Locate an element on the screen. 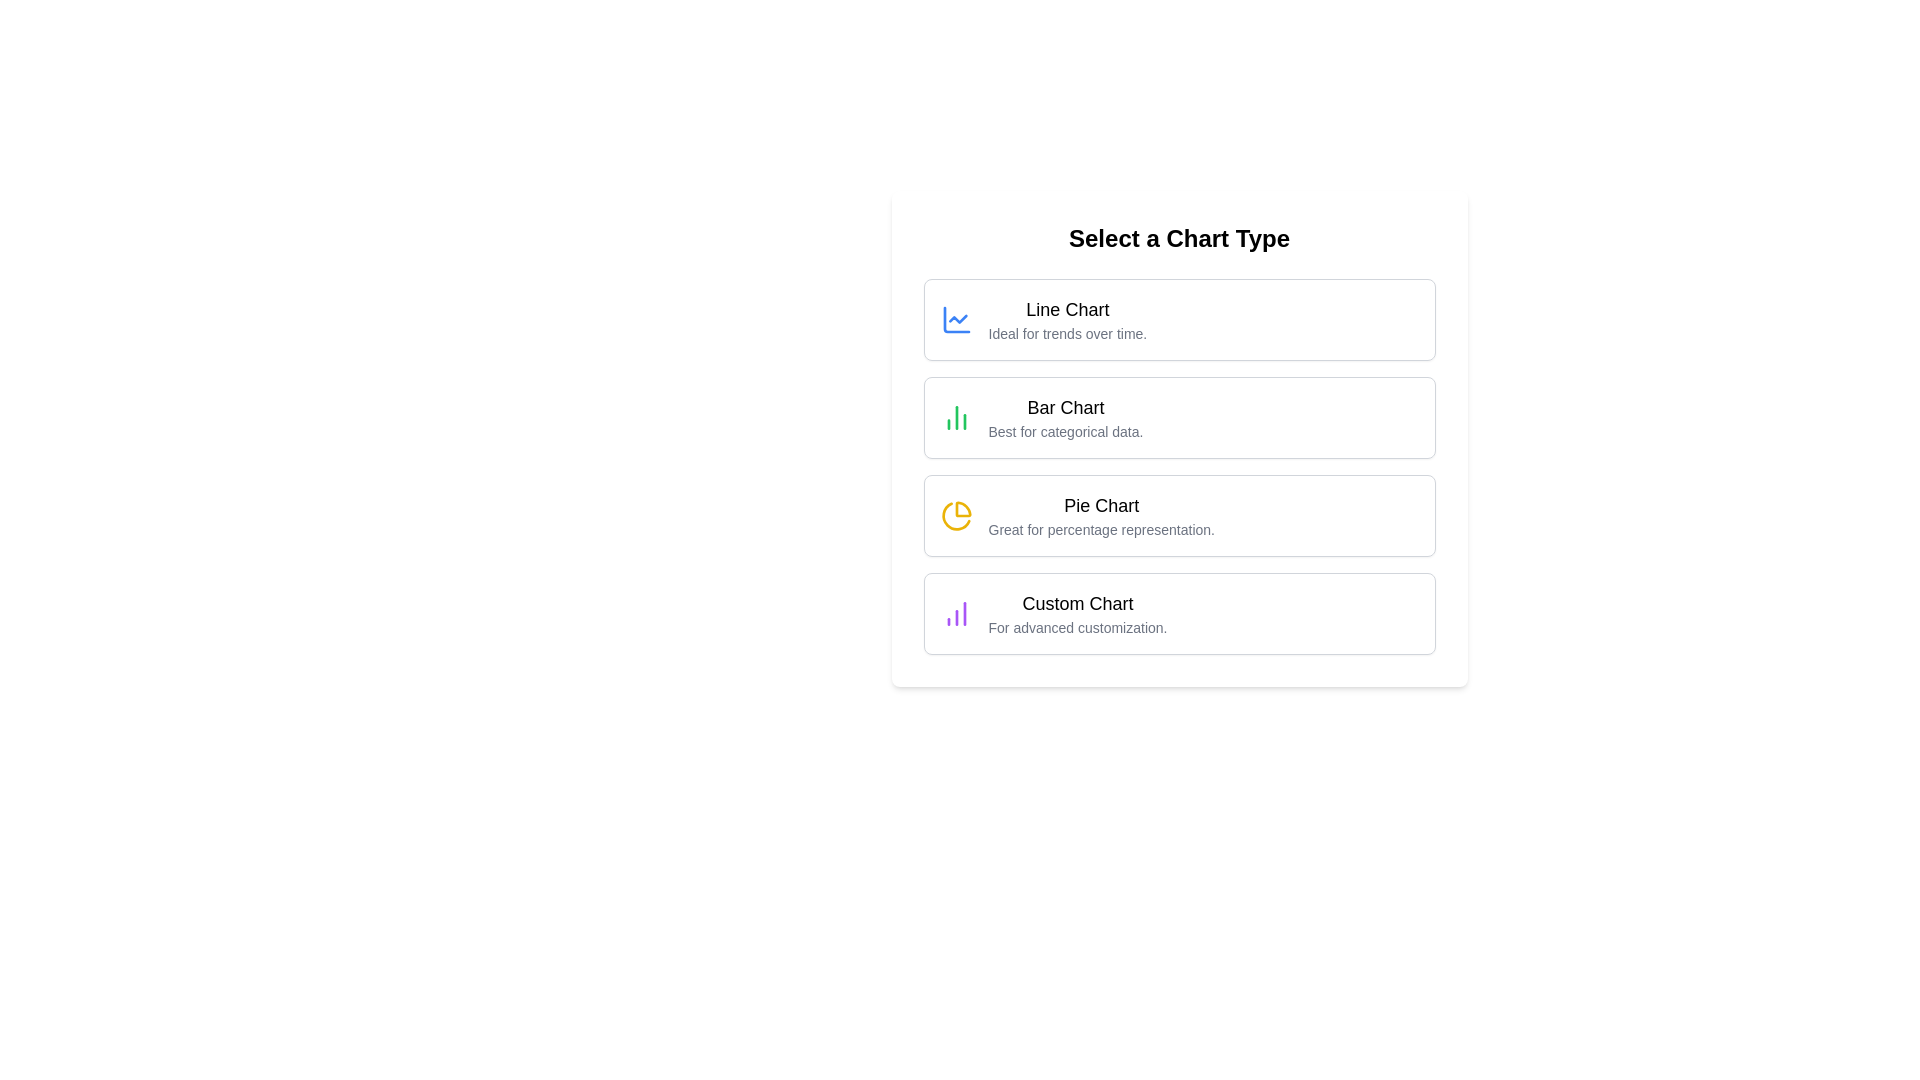 This screenshot has height=1080, width=1920. the text block informing users about the 'Custom Chart' option, which is the fourth item in the 'Select a Chart Type' list is located at coordinates (1077, 612).